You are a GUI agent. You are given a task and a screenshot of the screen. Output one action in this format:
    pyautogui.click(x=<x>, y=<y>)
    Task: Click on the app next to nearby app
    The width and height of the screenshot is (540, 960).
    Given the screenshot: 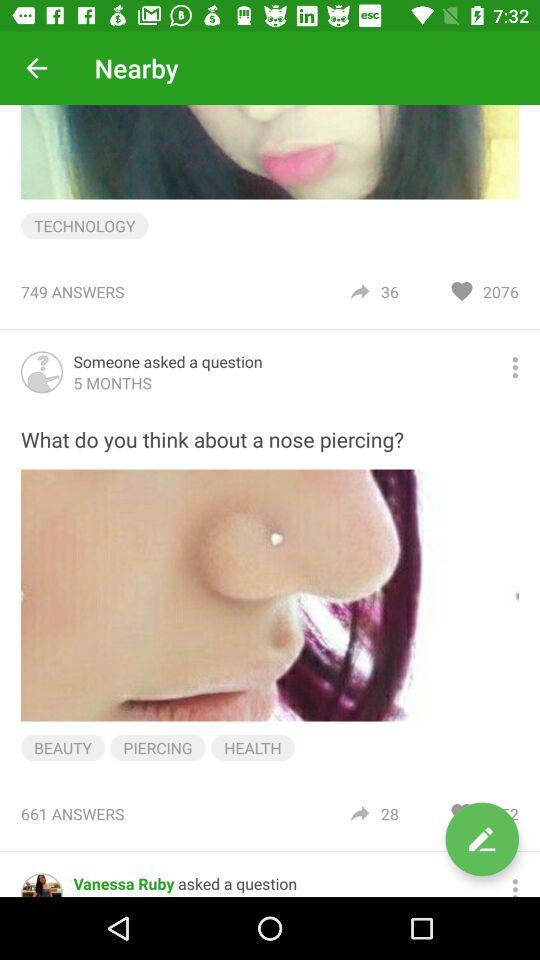 What is the action you would take?
    pyautogui.click(x=36, y=68)
    